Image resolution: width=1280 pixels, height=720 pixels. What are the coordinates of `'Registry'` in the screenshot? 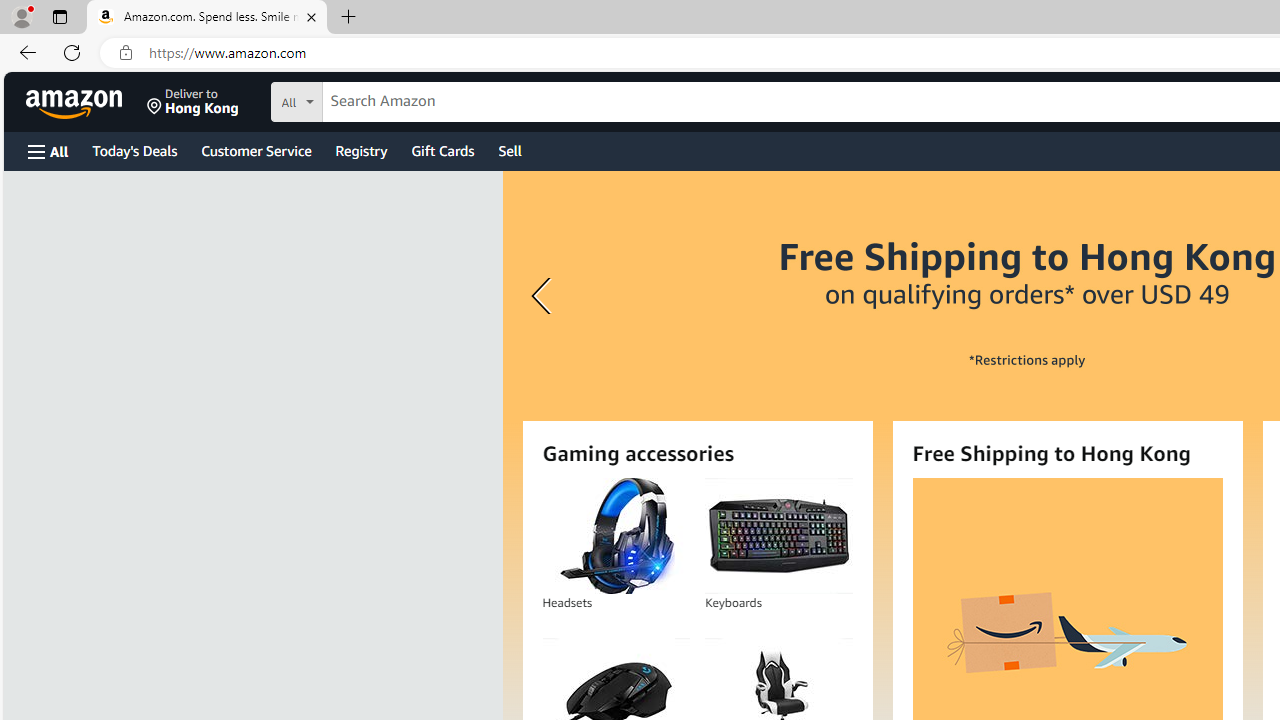 It's located at (360, 149).